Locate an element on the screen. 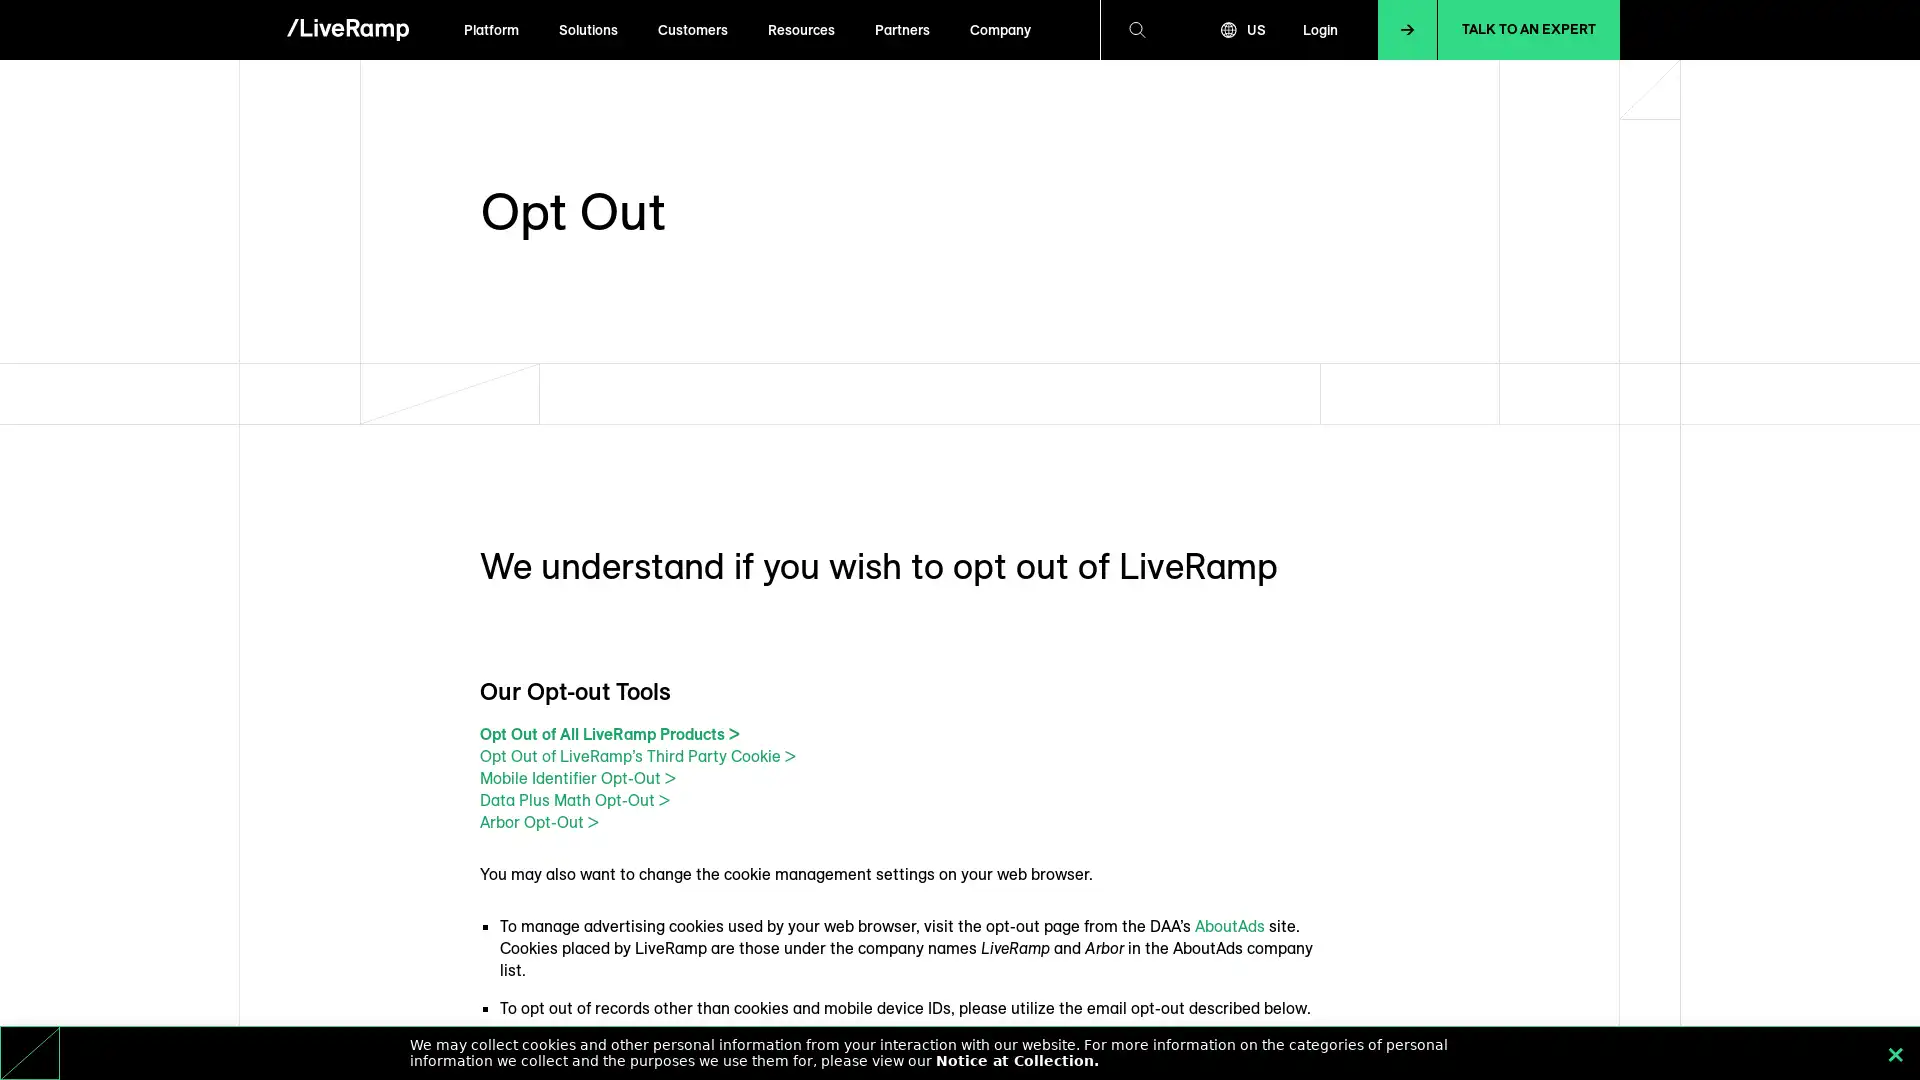  Notice at Collection. is located at coordinates (1017, 1059).